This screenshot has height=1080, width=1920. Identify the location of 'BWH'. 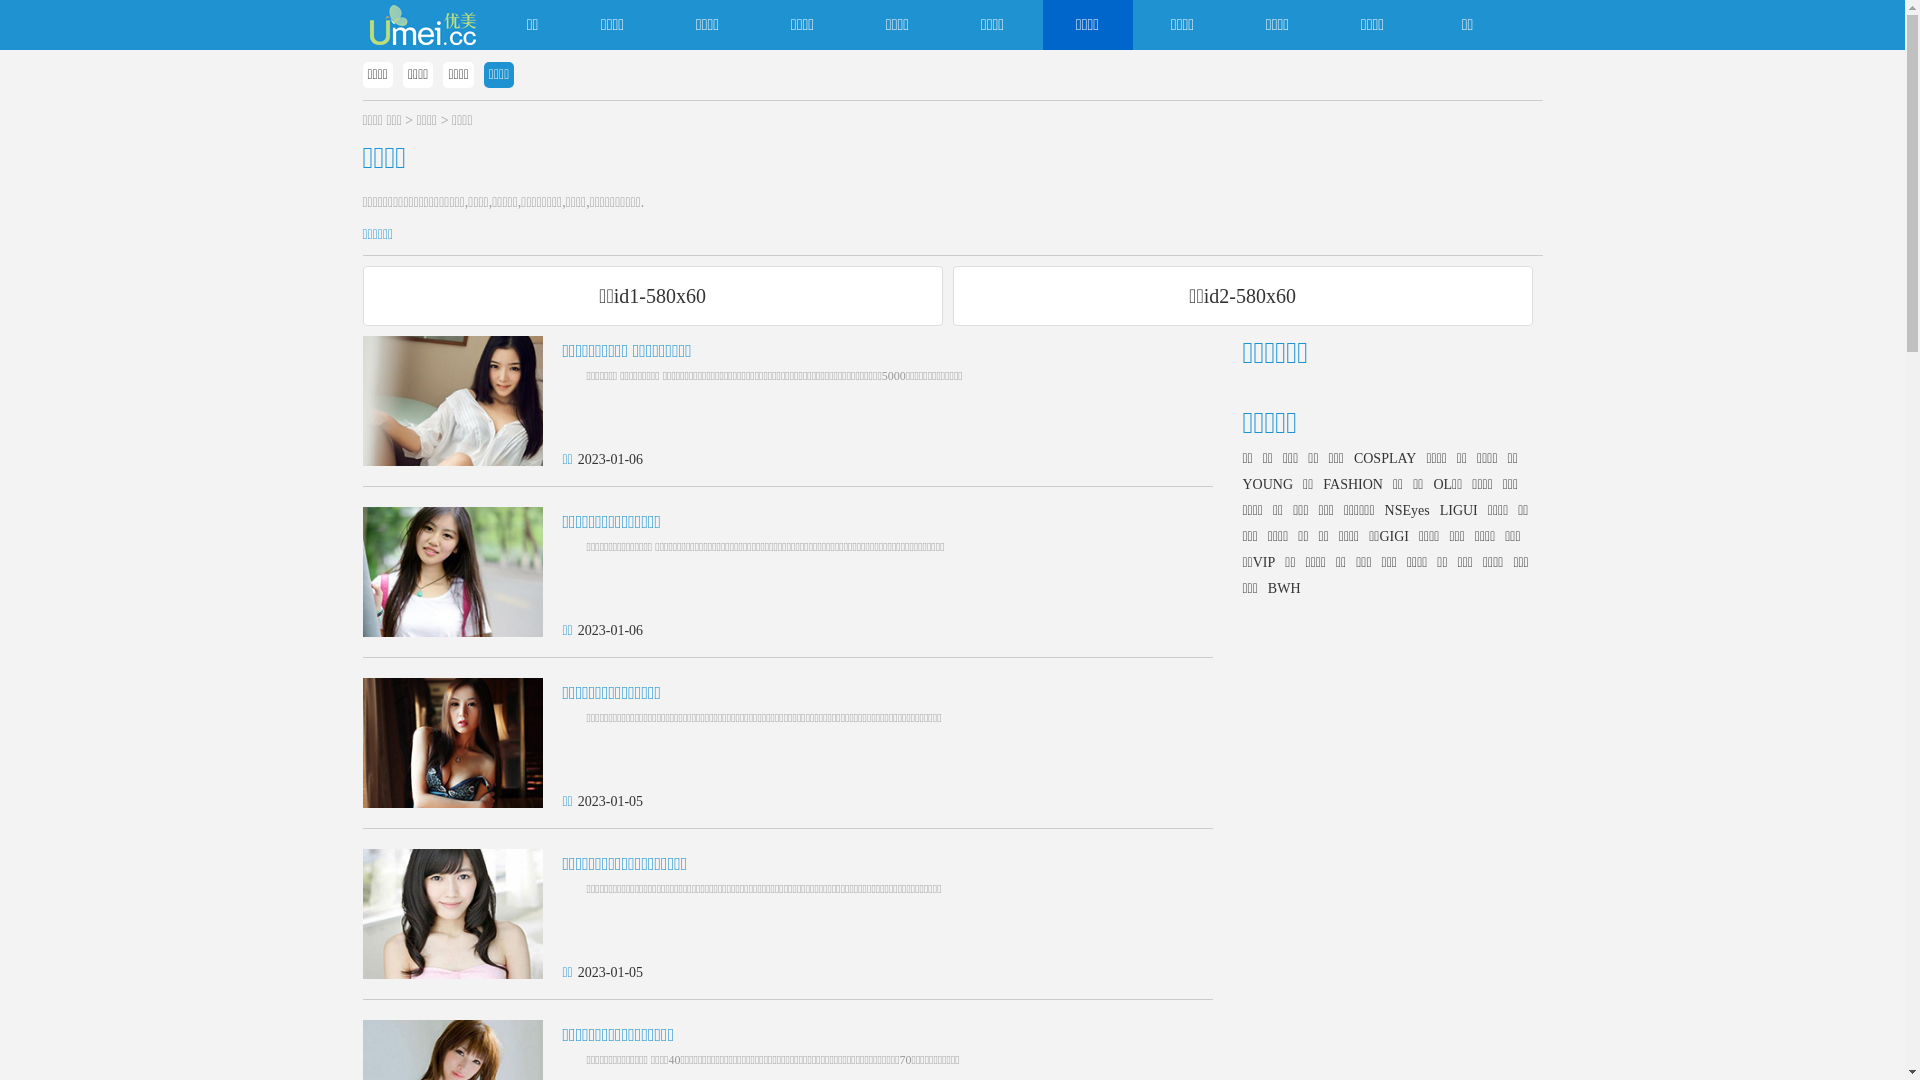
(1266, 588).